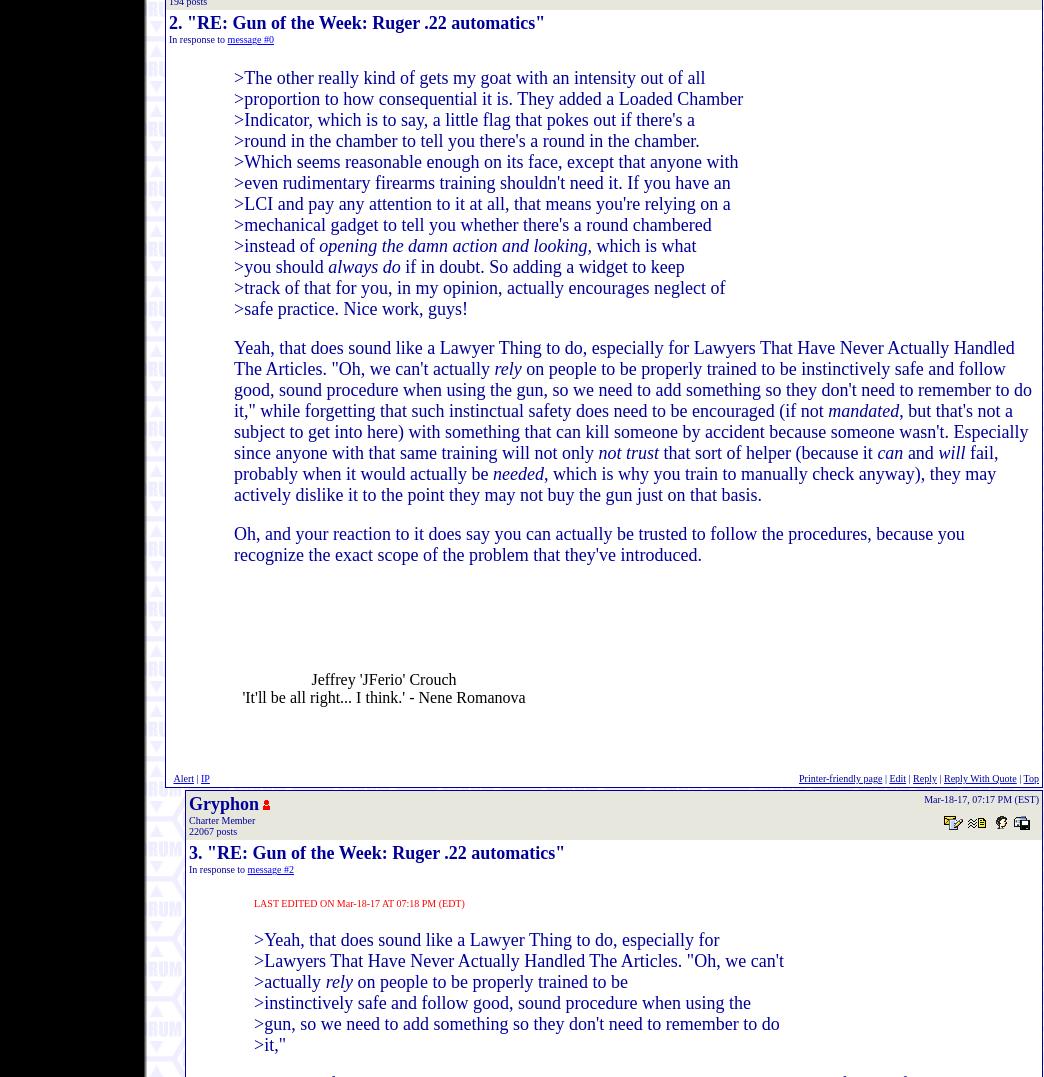  I want to click on 'not trust', so click(627, 451).